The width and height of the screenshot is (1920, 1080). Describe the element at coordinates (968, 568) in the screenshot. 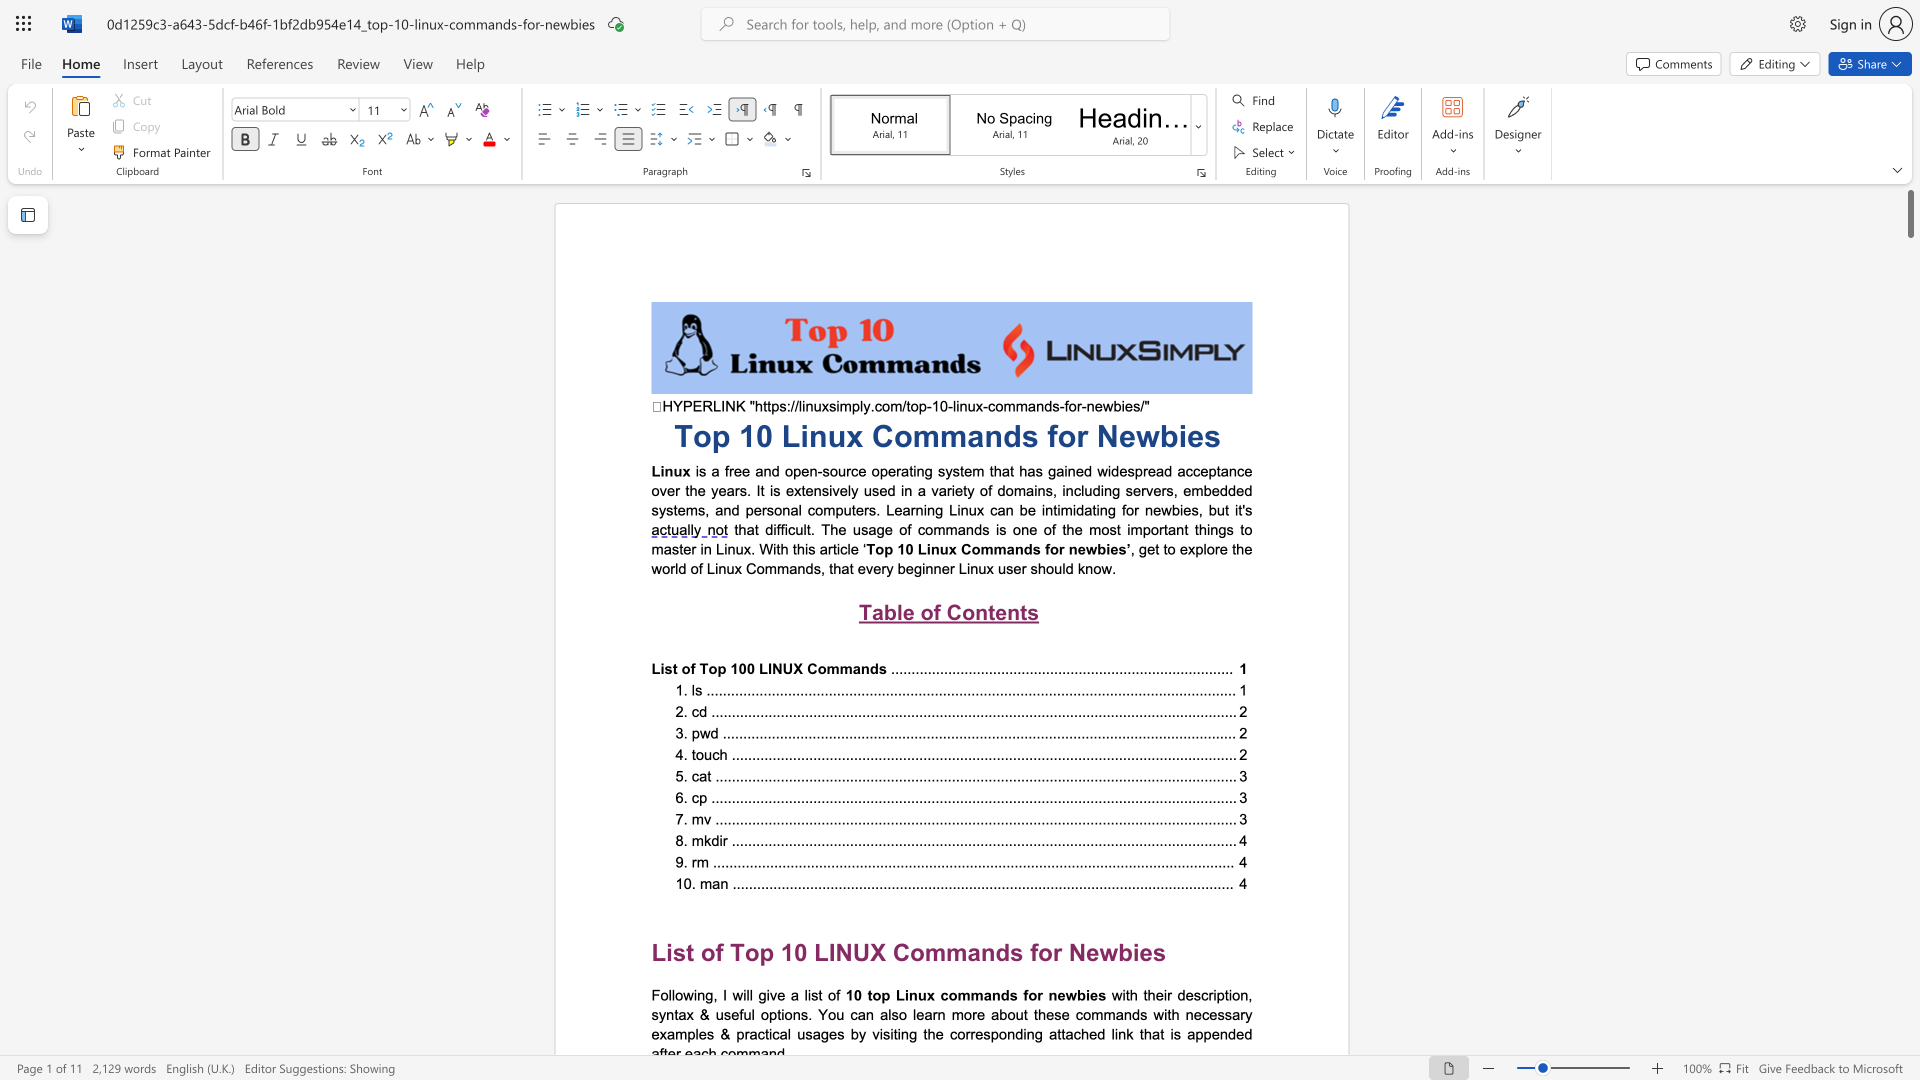

I see `the 3th character "i" in the text` at that location.